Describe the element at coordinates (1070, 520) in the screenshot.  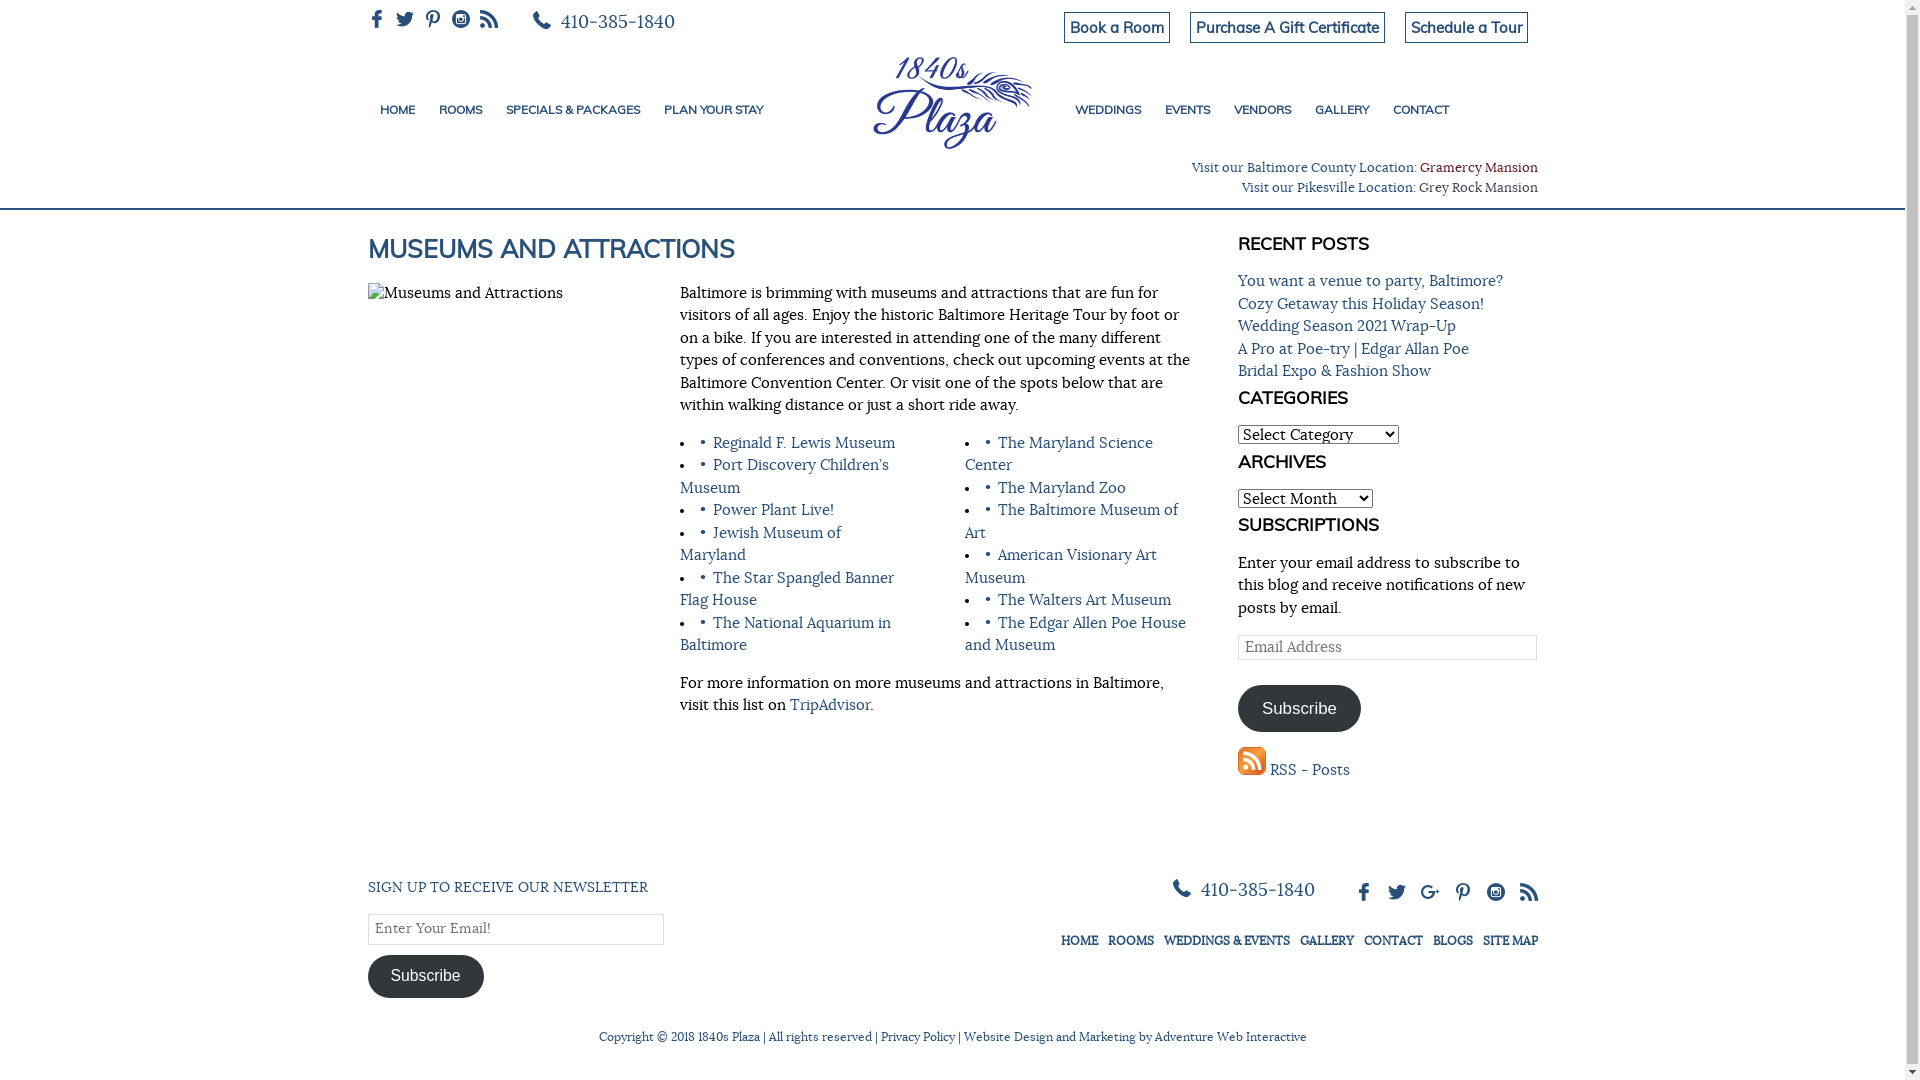
I see `'The Baltimore Museum of Art'` at that location.